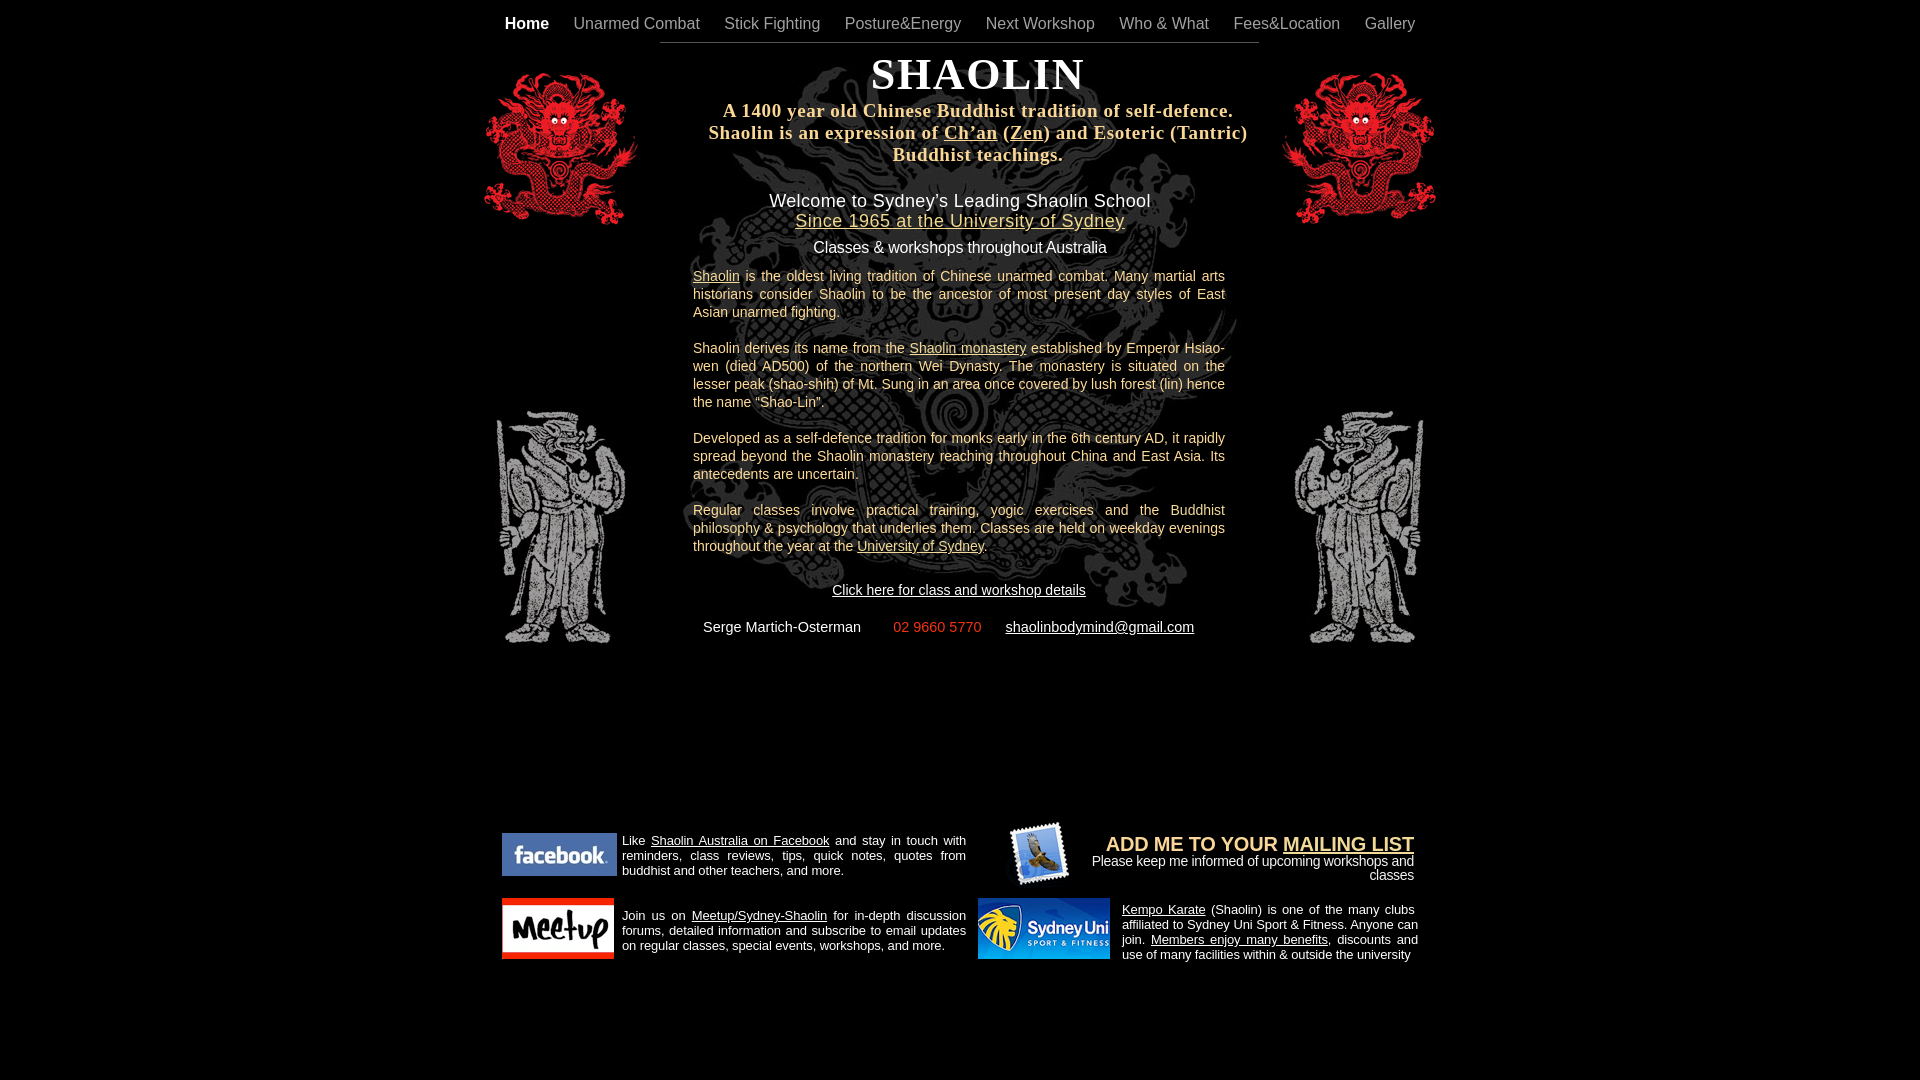  Describe the element at coordinates (1389, 23) in the screenshot. I see `'Gallery'` at that location.